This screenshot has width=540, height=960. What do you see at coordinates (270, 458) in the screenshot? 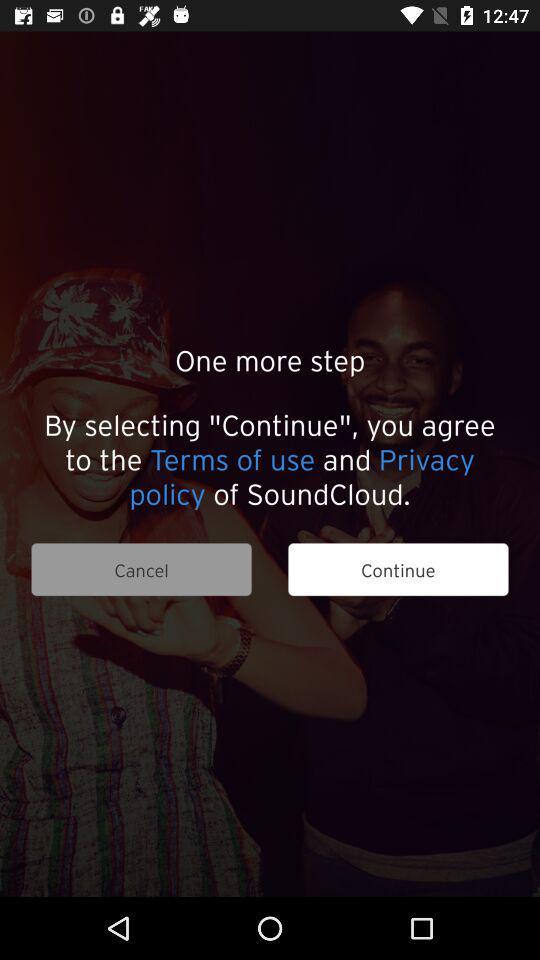
I see `the by selecting continue icon` at bounding box center [270, 458].